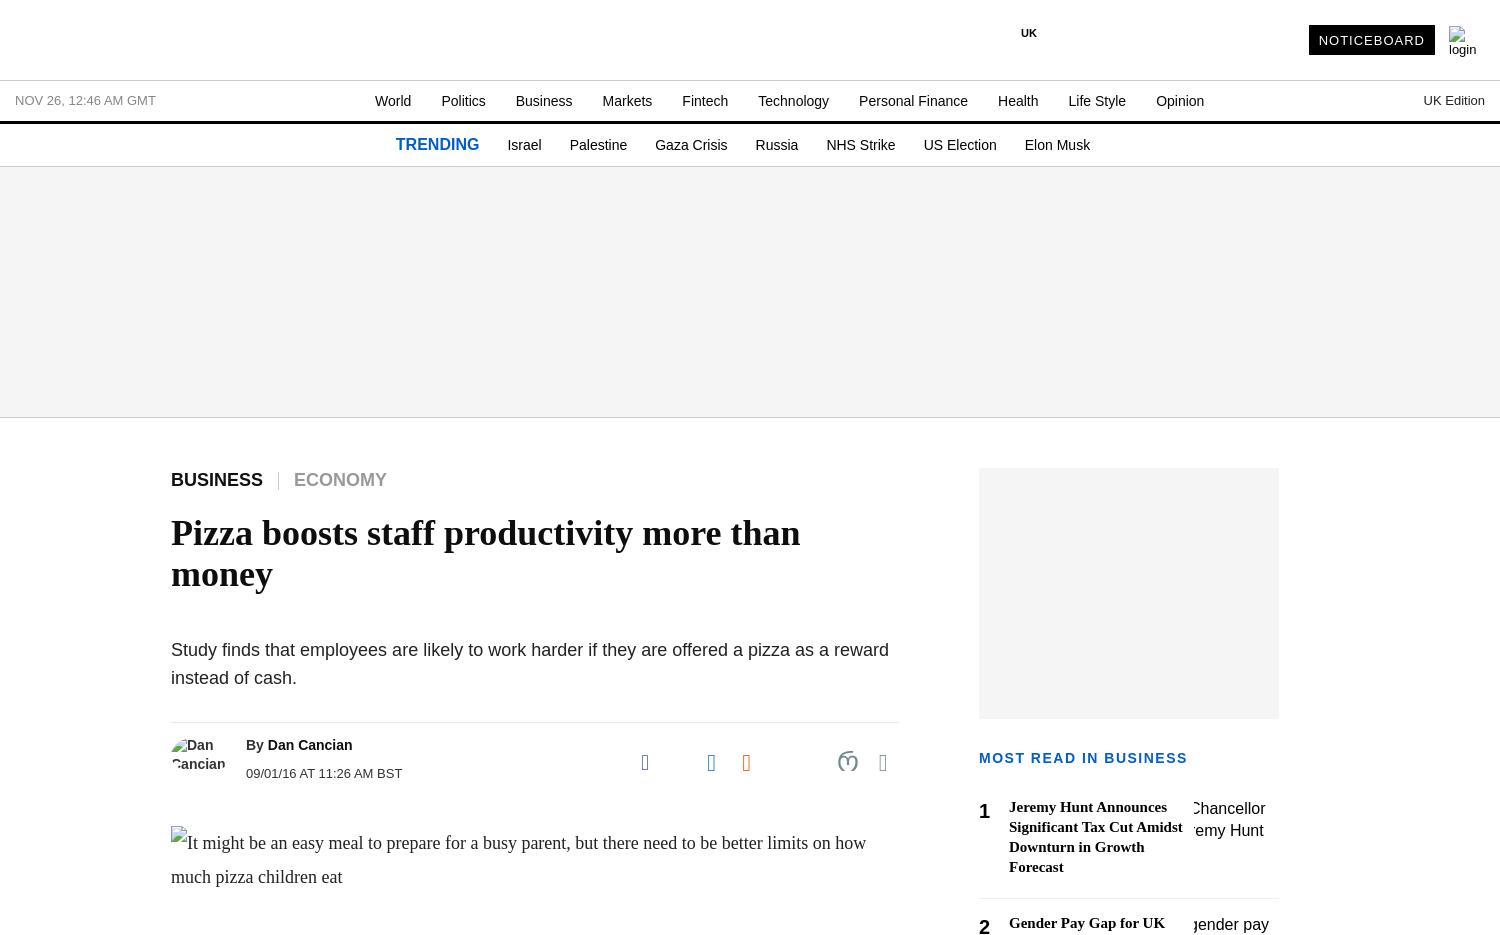  I want to click on 'NHS Strike', so click(859, 145).